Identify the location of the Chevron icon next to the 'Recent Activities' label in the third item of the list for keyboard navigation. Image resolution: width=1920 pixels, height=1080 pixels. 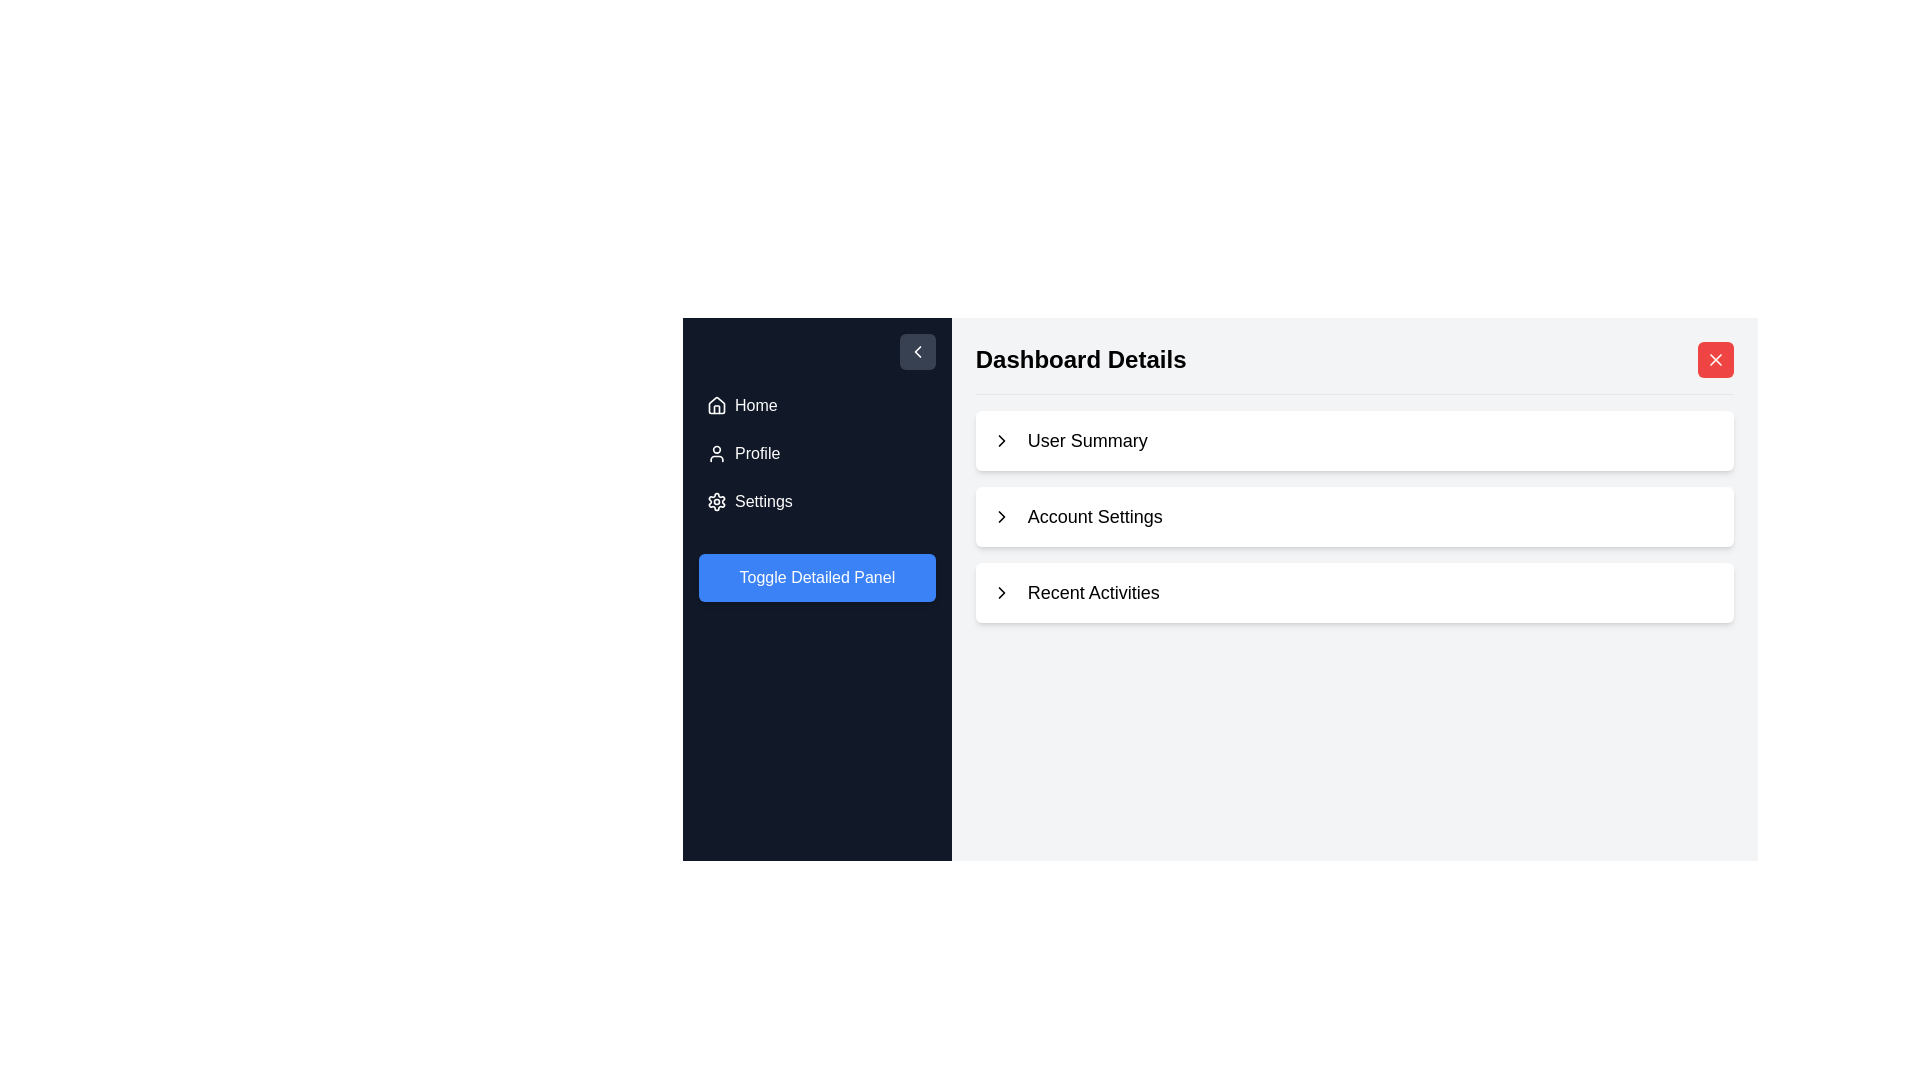
(1001, 592).